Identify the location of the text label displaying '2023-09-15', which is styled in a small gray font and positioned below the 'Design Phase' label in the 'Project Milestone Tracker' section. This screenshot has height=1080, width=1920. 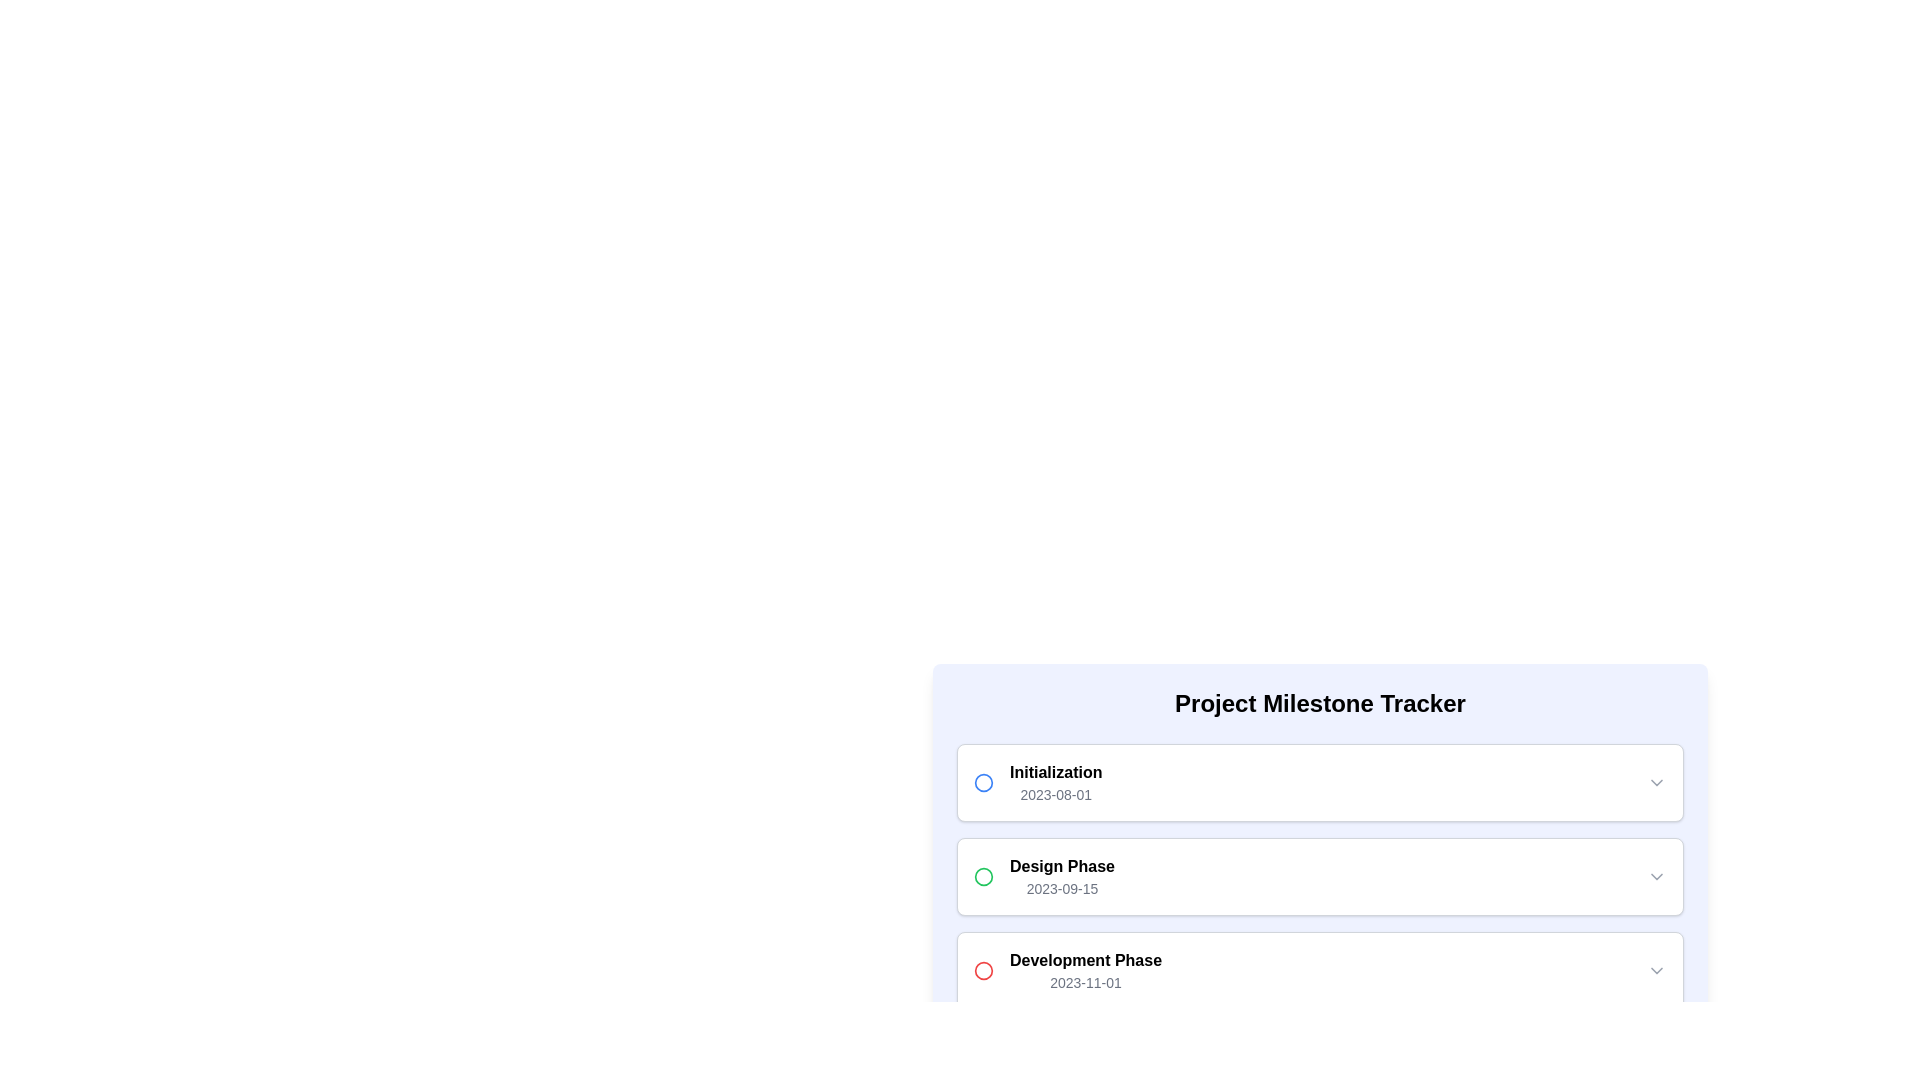
(1061, 887).